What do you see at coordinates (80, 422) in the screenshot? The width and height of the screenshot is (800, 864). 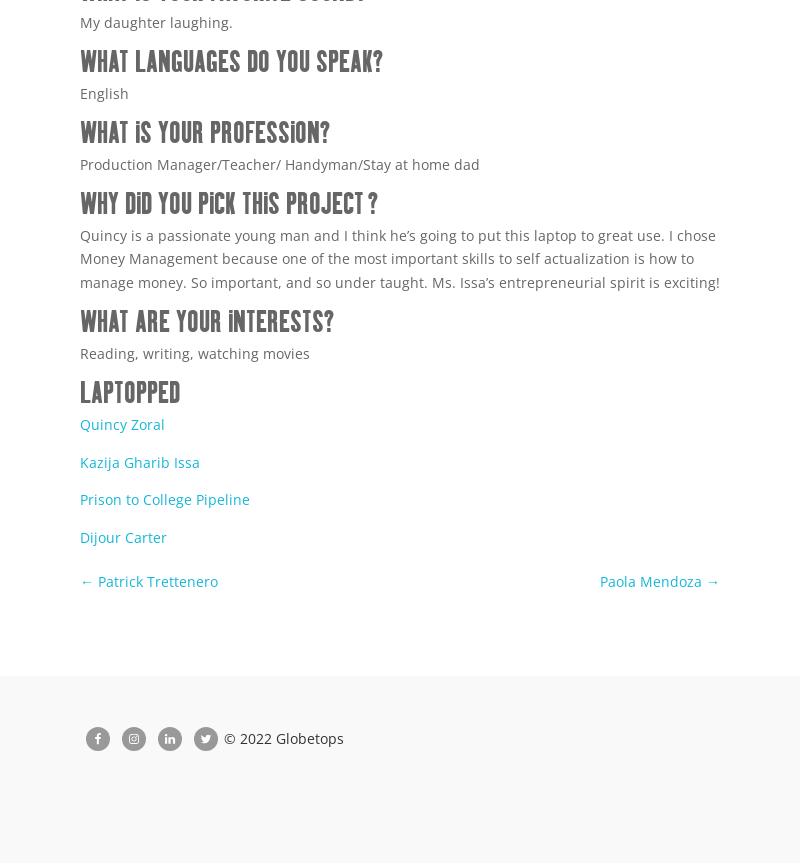 I see `'Quincy Zoral'` at bounding box center [80, 422].